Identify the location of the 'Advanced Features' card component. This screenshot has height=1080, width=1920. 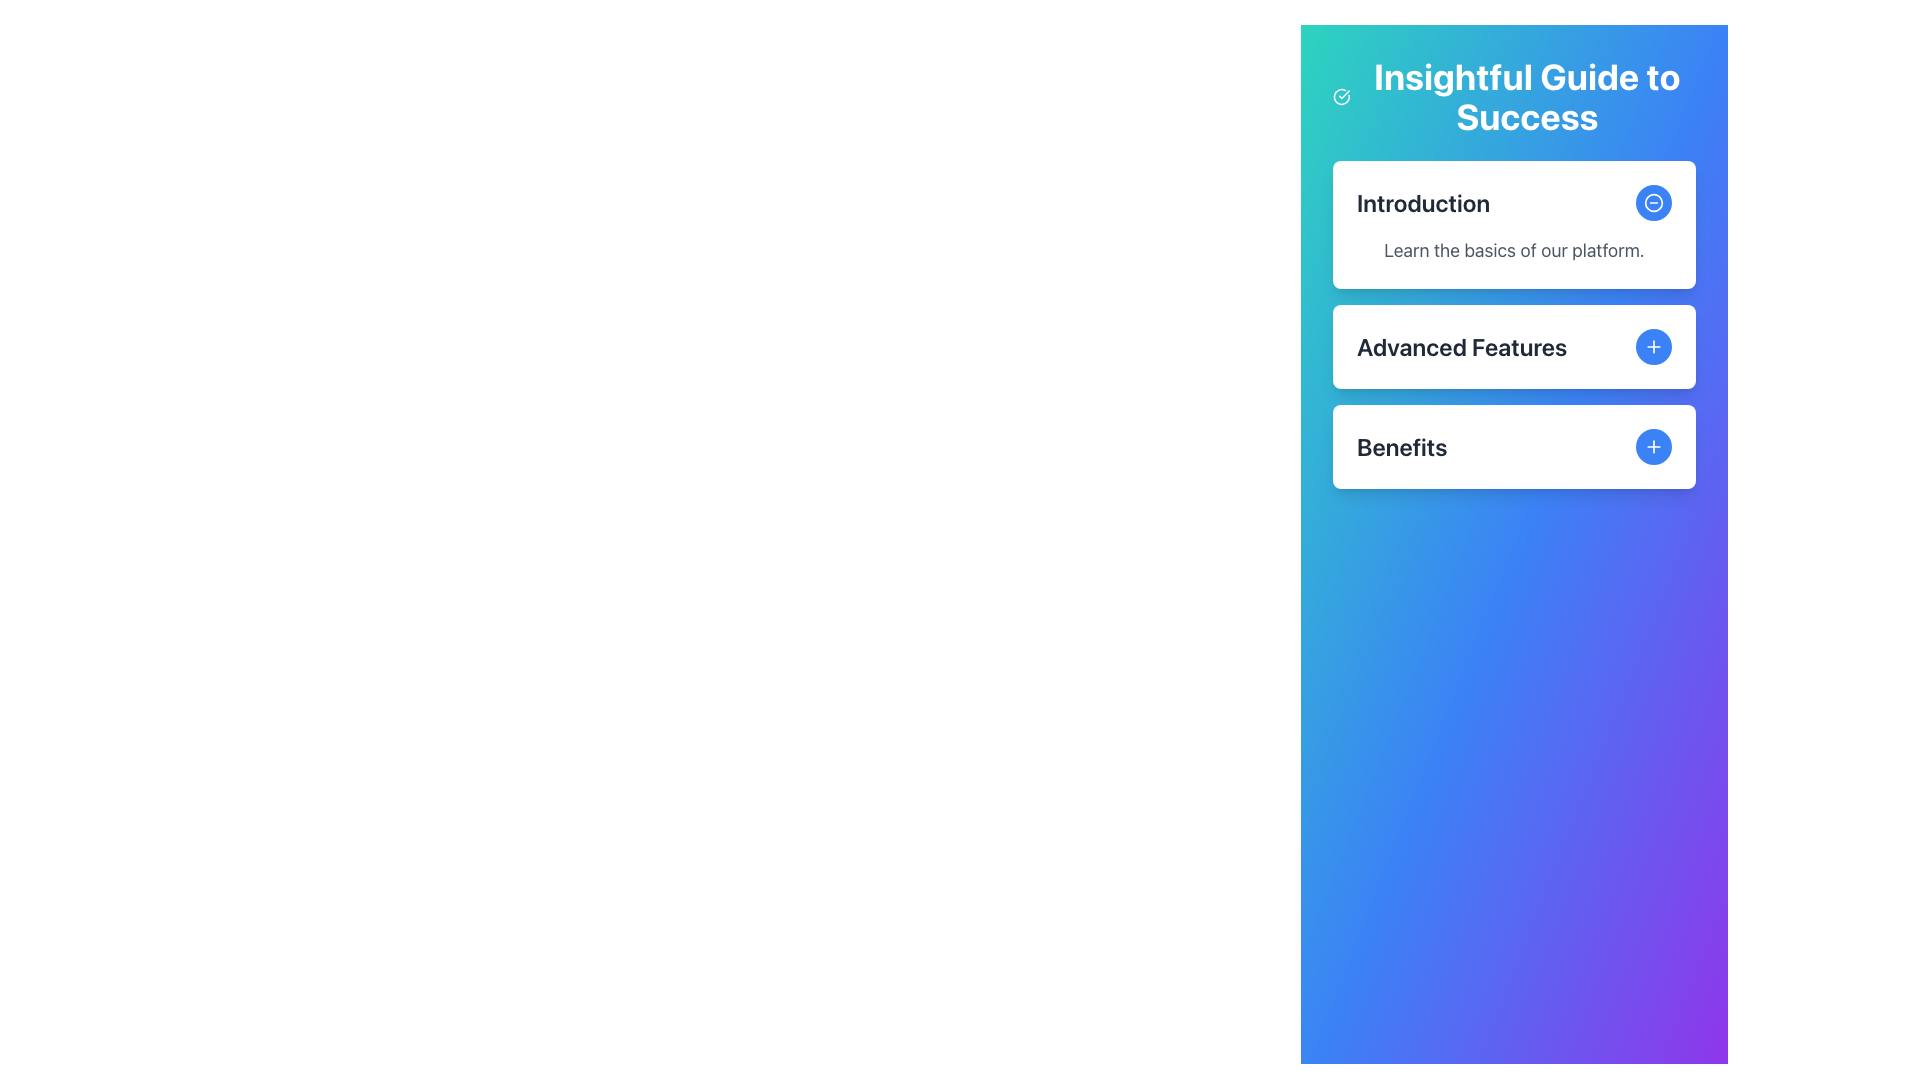
(1514, 323).